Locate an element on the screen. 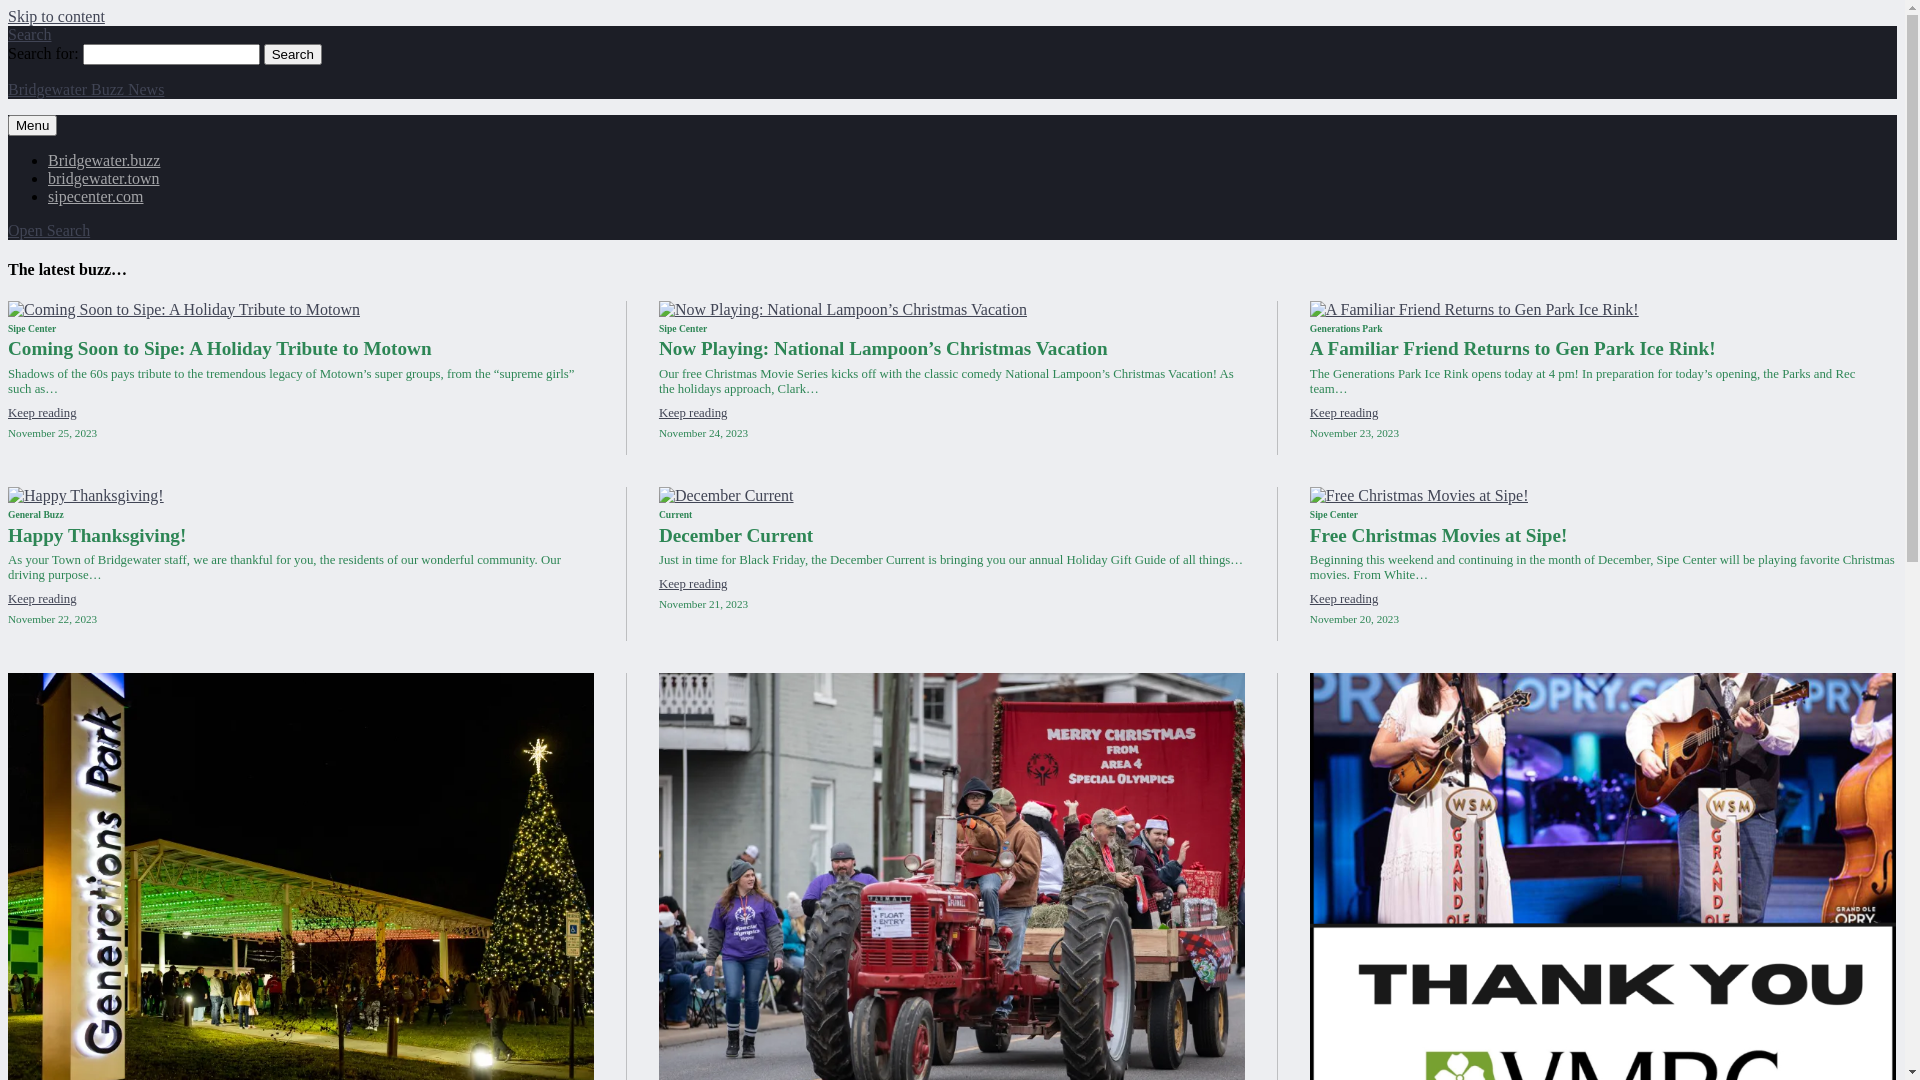 This screenshot has height=1080, width=1920. 'Bridgewater Buzz News' is located at coordinates (85, 88).